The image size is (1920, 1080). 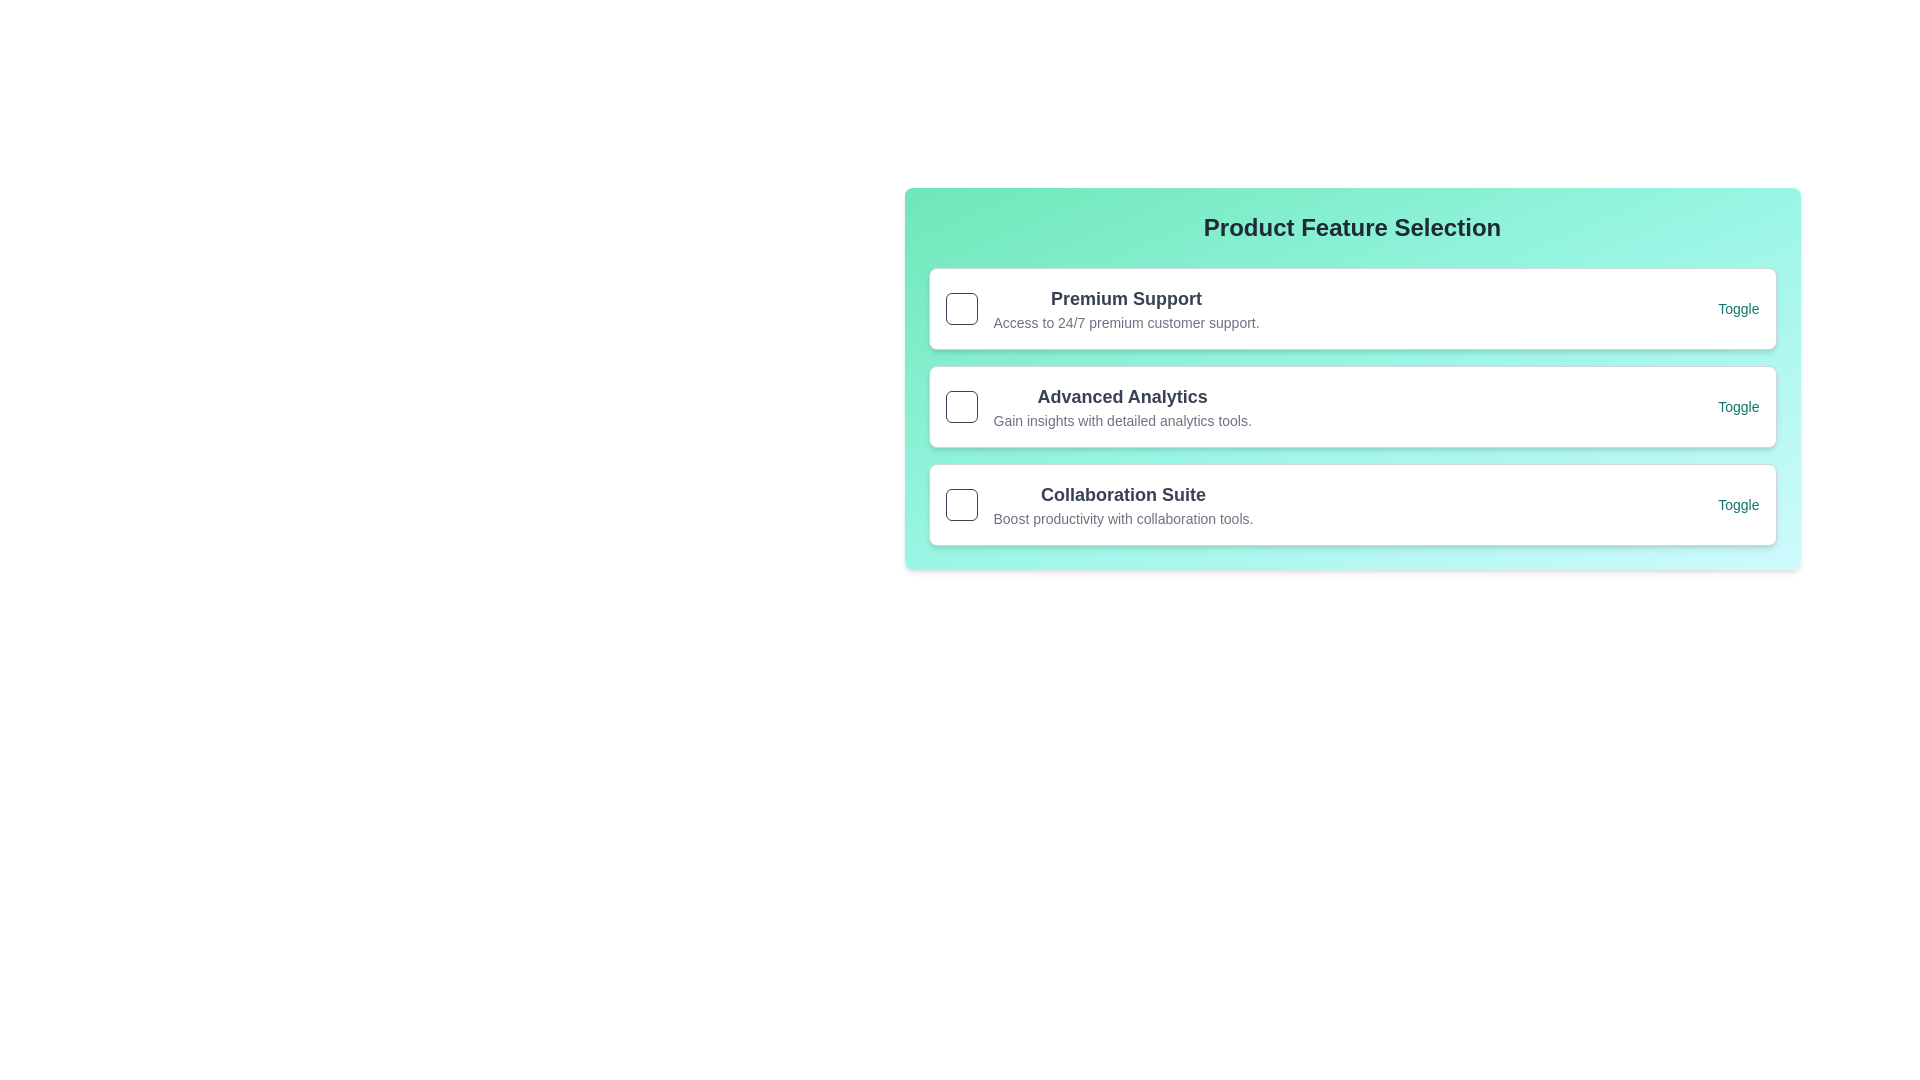 I want to click on the checkbox for 'Advanced Analytics' to receive interaction feedback, so click(x=961, y=406).